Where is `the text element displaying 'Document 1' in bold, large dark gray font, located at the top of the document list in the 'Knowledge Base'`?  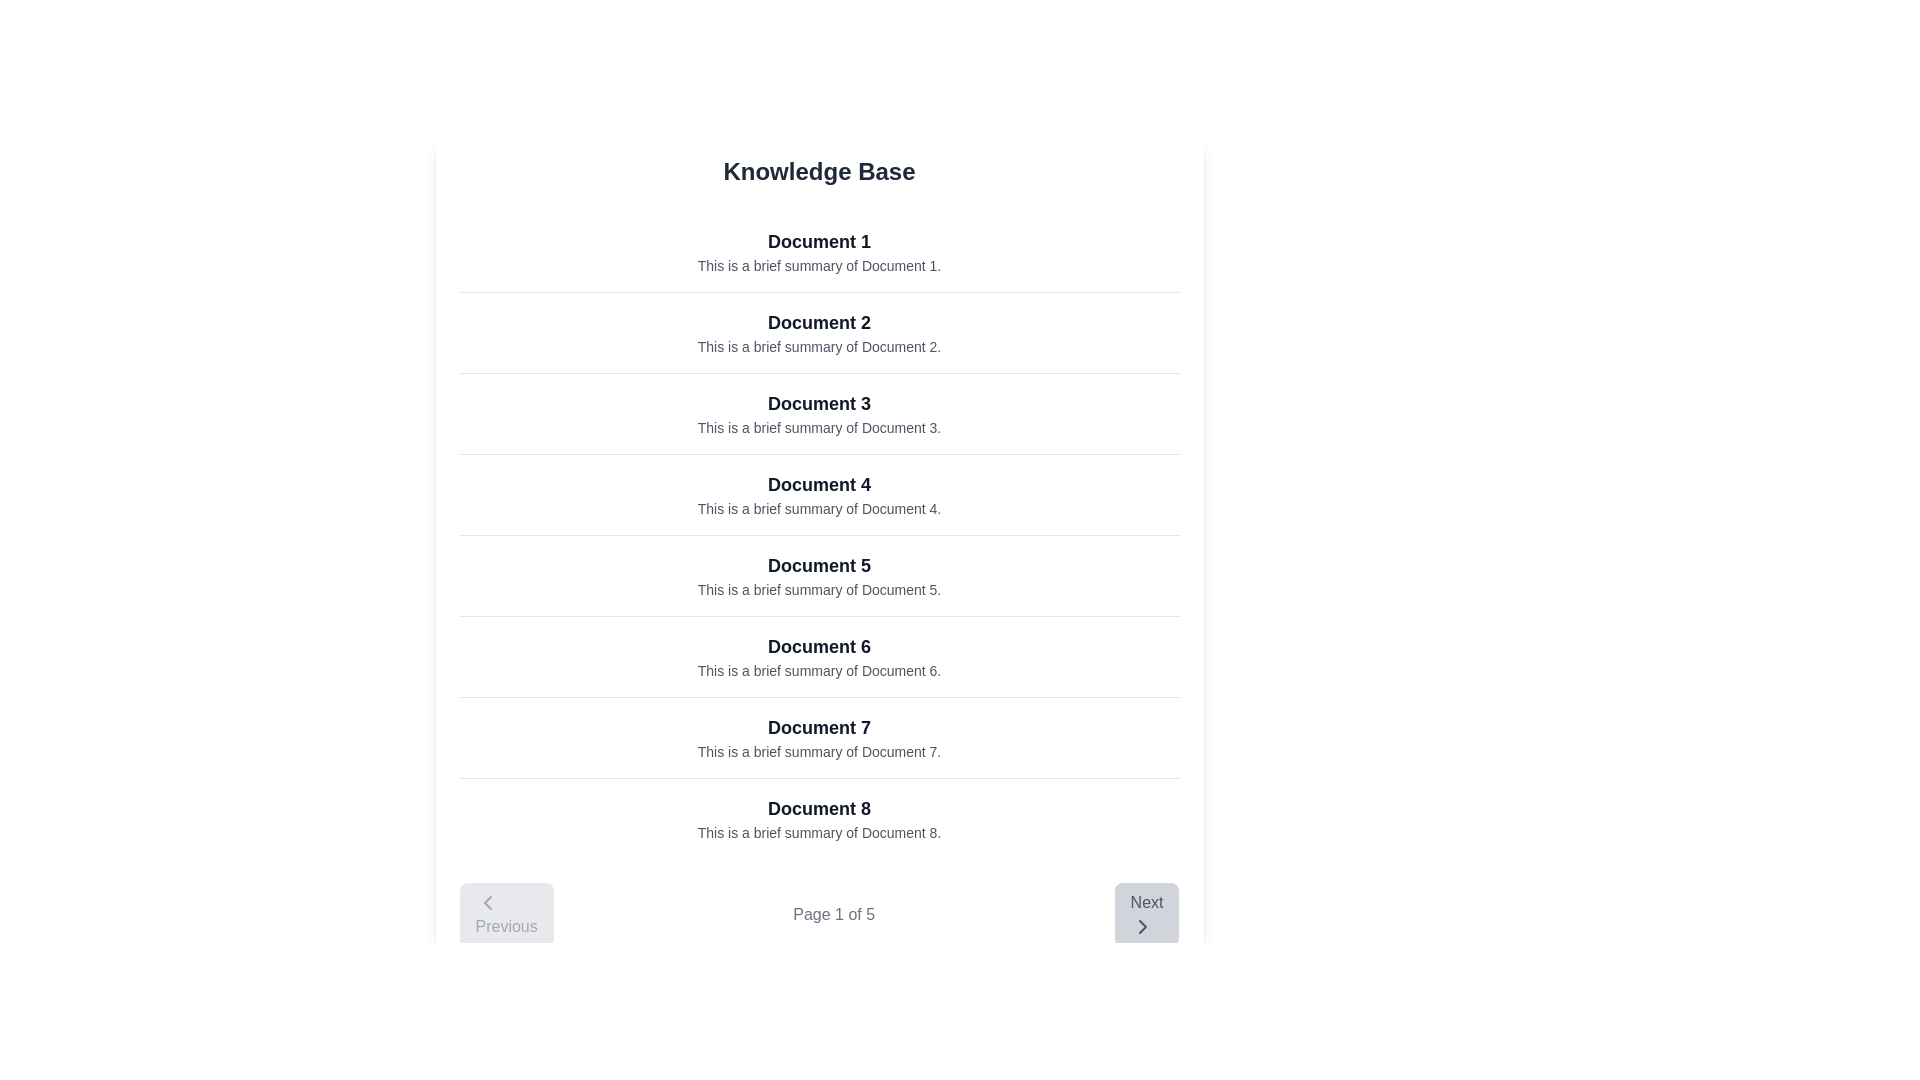 the text element displaying 'Document 1' in bold, large dark gray font, located at the top of the document list in the 'Knowledge Base' is located at coordinates (819, 241).